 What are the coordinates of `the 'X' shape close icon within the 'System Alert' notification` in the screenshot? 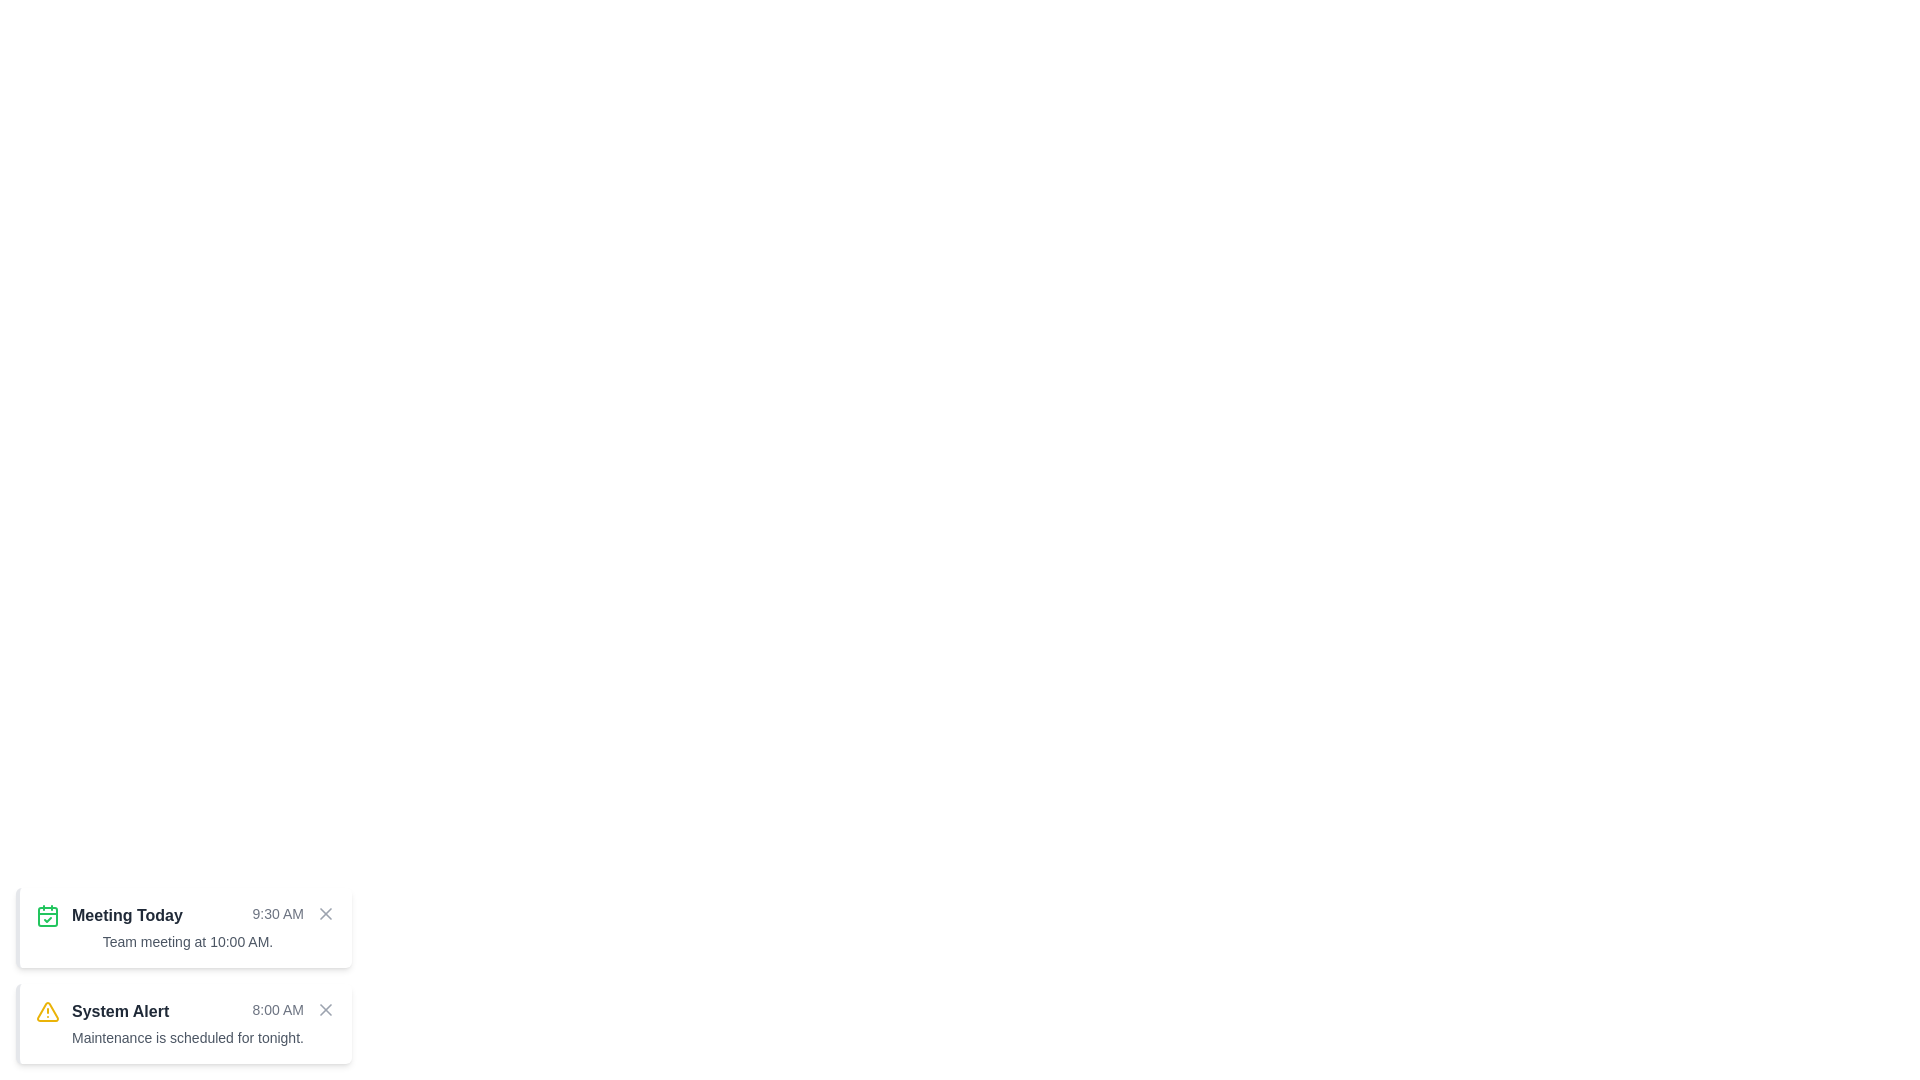 It's located at (326, 1010).